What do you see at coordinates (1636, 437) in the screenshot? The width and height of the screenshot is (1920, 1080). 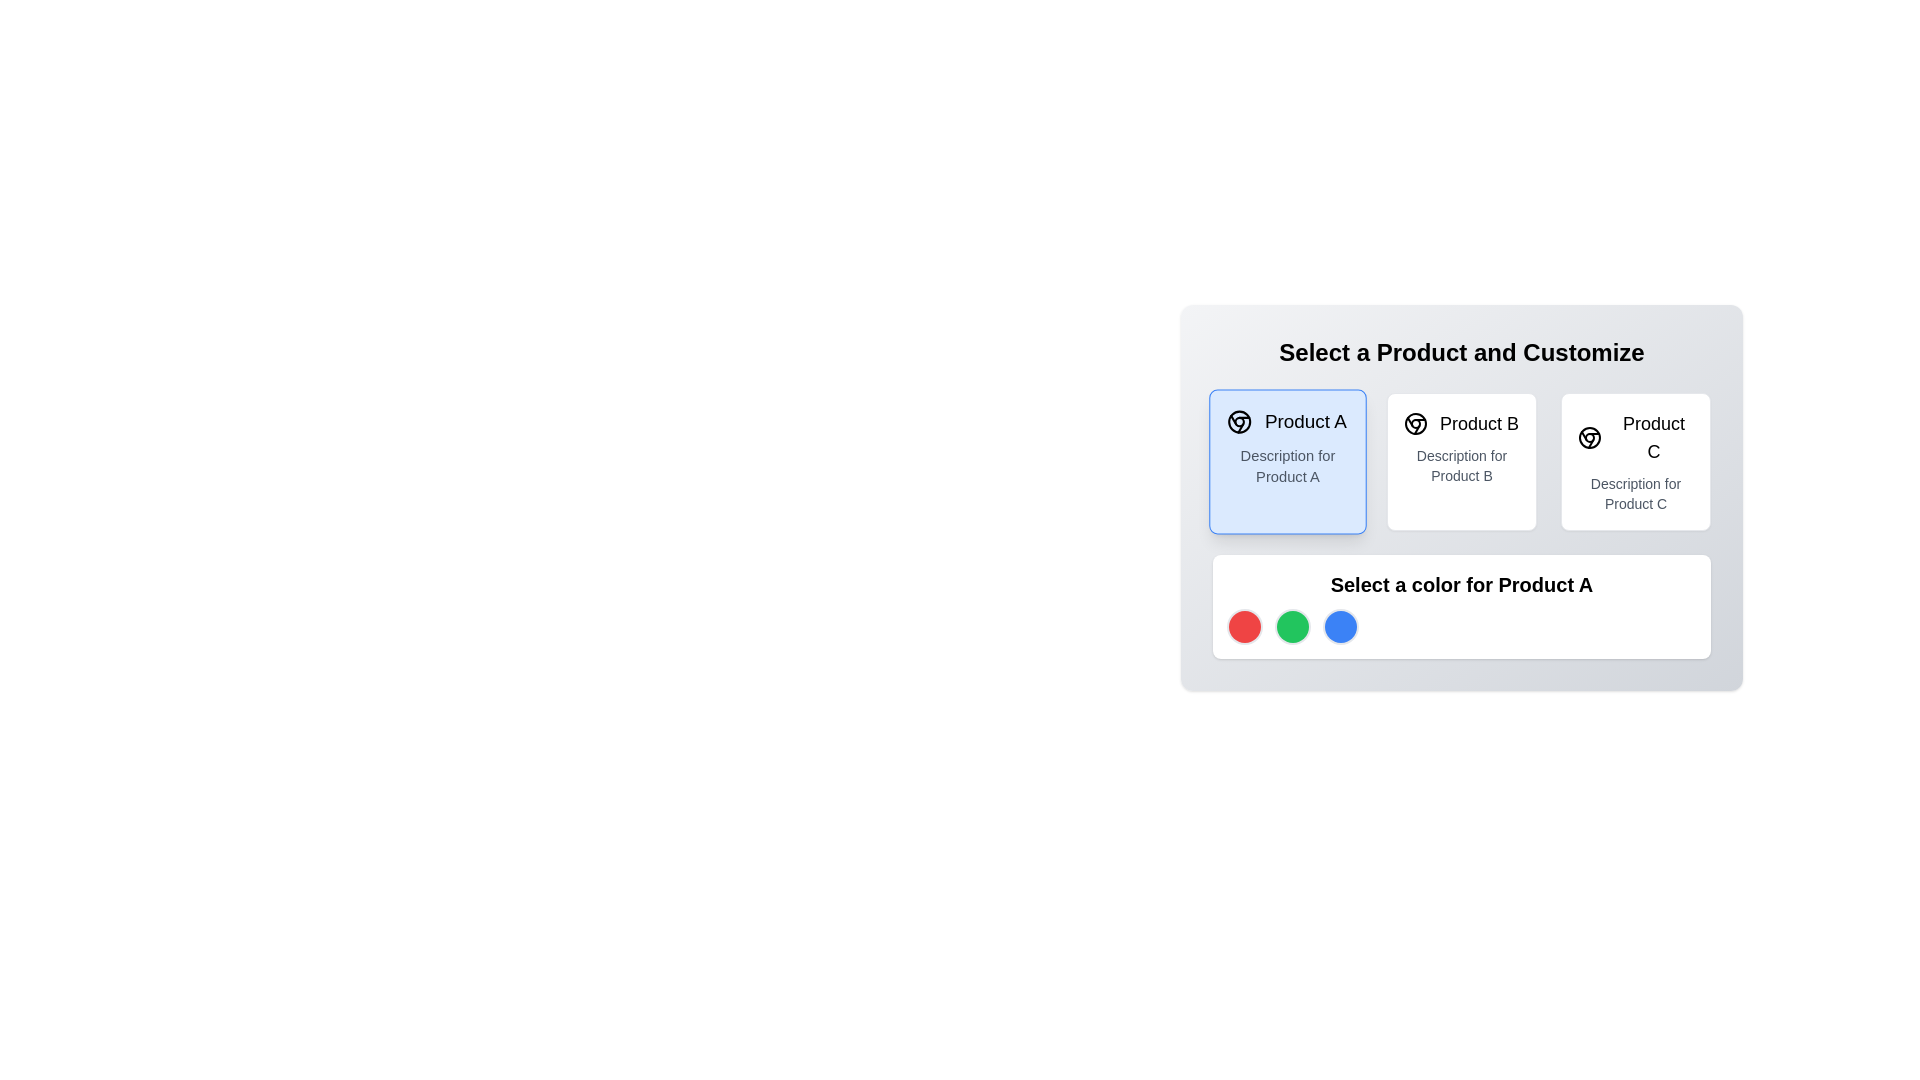 I see `the 'Product C' text label, which is displayed in bold, medium-sized font beside a browser icon within a white rectangular card in the 'Select a Product and Customize' section` at bounding box center [1636, 437].